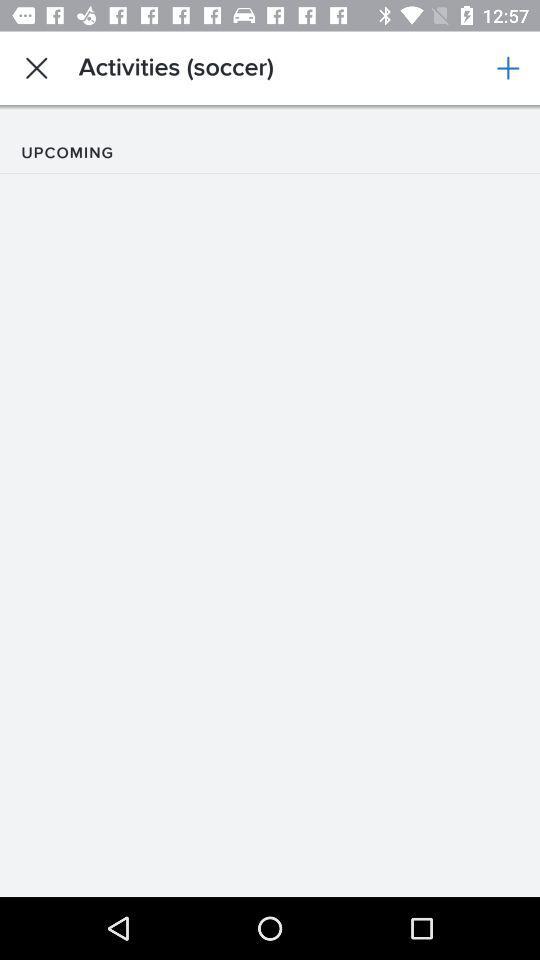 The width and height of the screenshot is (540, 960). What do you see at coordinates (508, 68) in the screenshot?
I see `item to the right of activities (soccer)` at bounding box center [508, 68].